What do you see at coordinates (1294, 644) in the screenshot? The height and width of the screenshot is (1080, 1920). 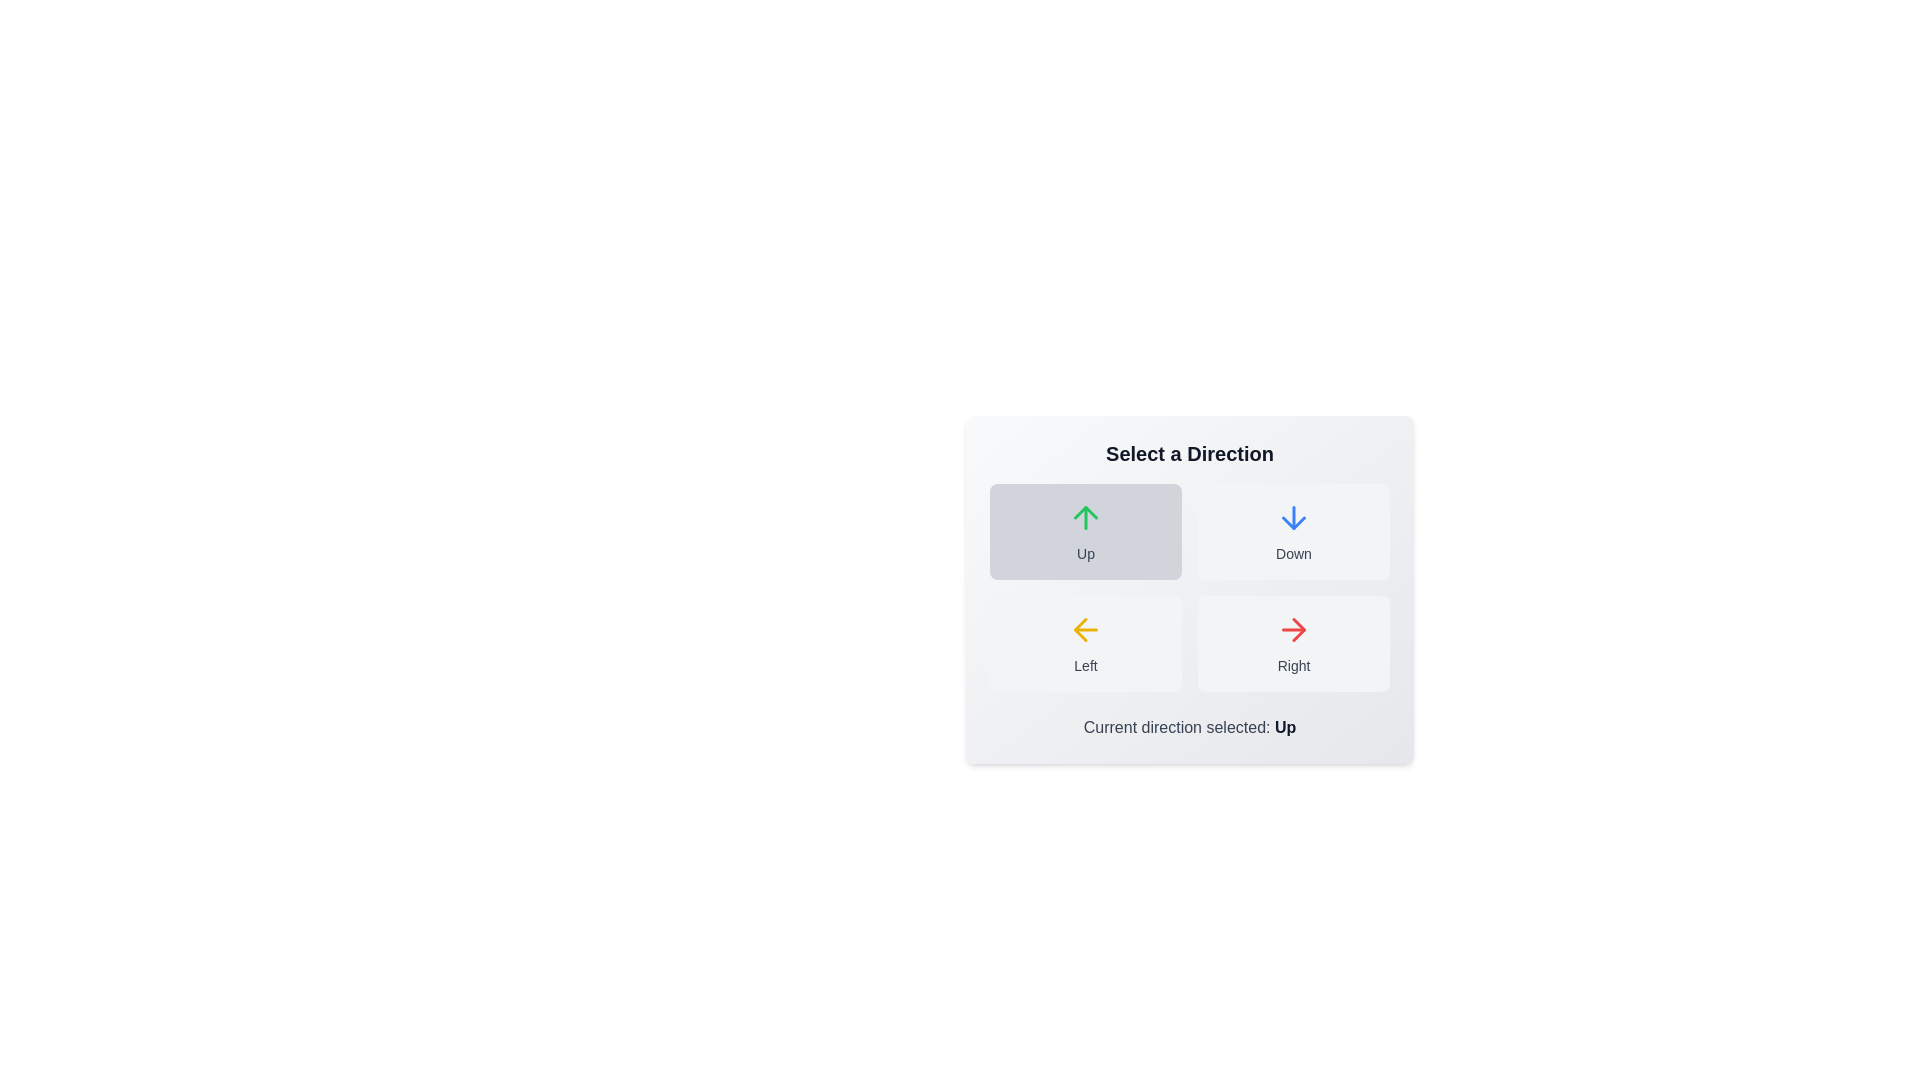 I see `the button corresponding to the direction Right` at bounding box center [1294, 644].